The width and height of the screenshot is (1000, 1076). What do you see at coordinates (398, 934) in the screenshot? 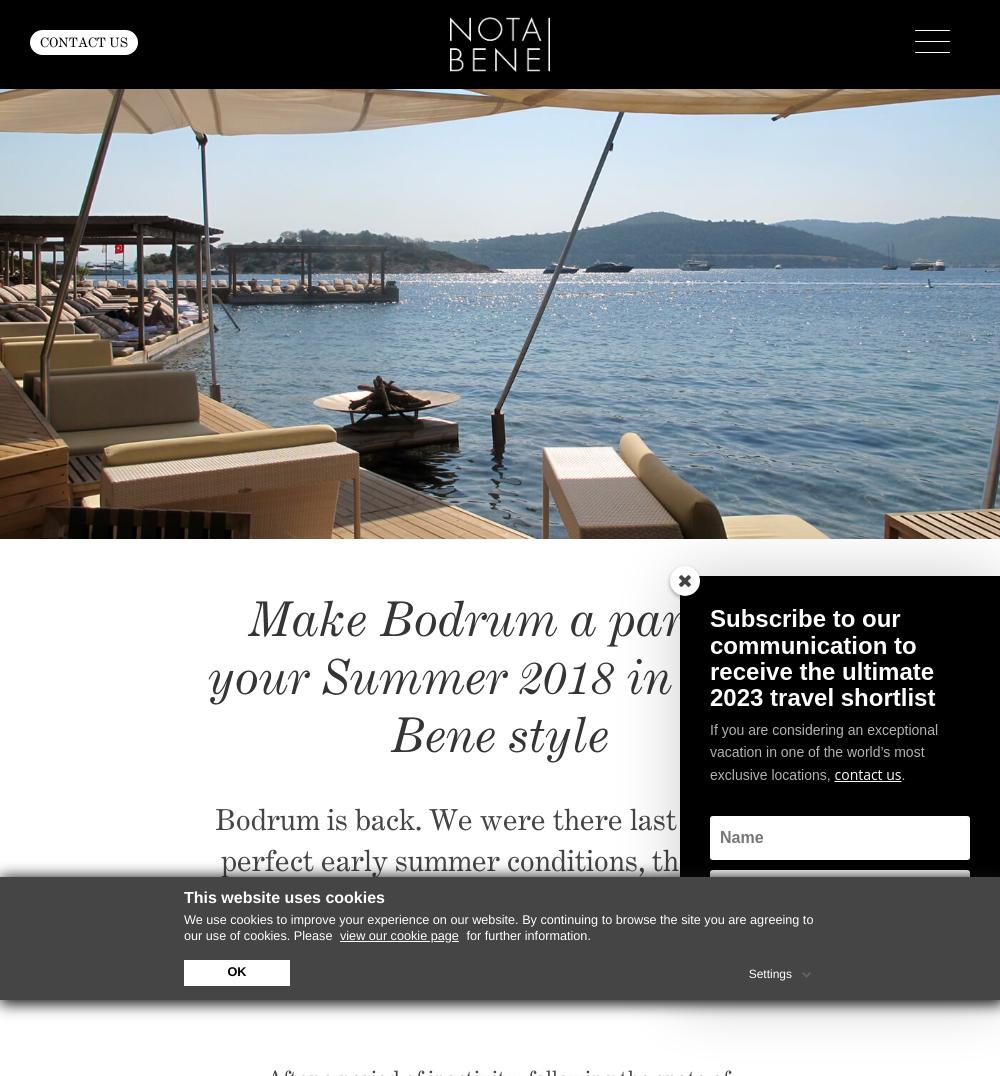
I see `'view our cookie page'` at bounding box center [398, 934].